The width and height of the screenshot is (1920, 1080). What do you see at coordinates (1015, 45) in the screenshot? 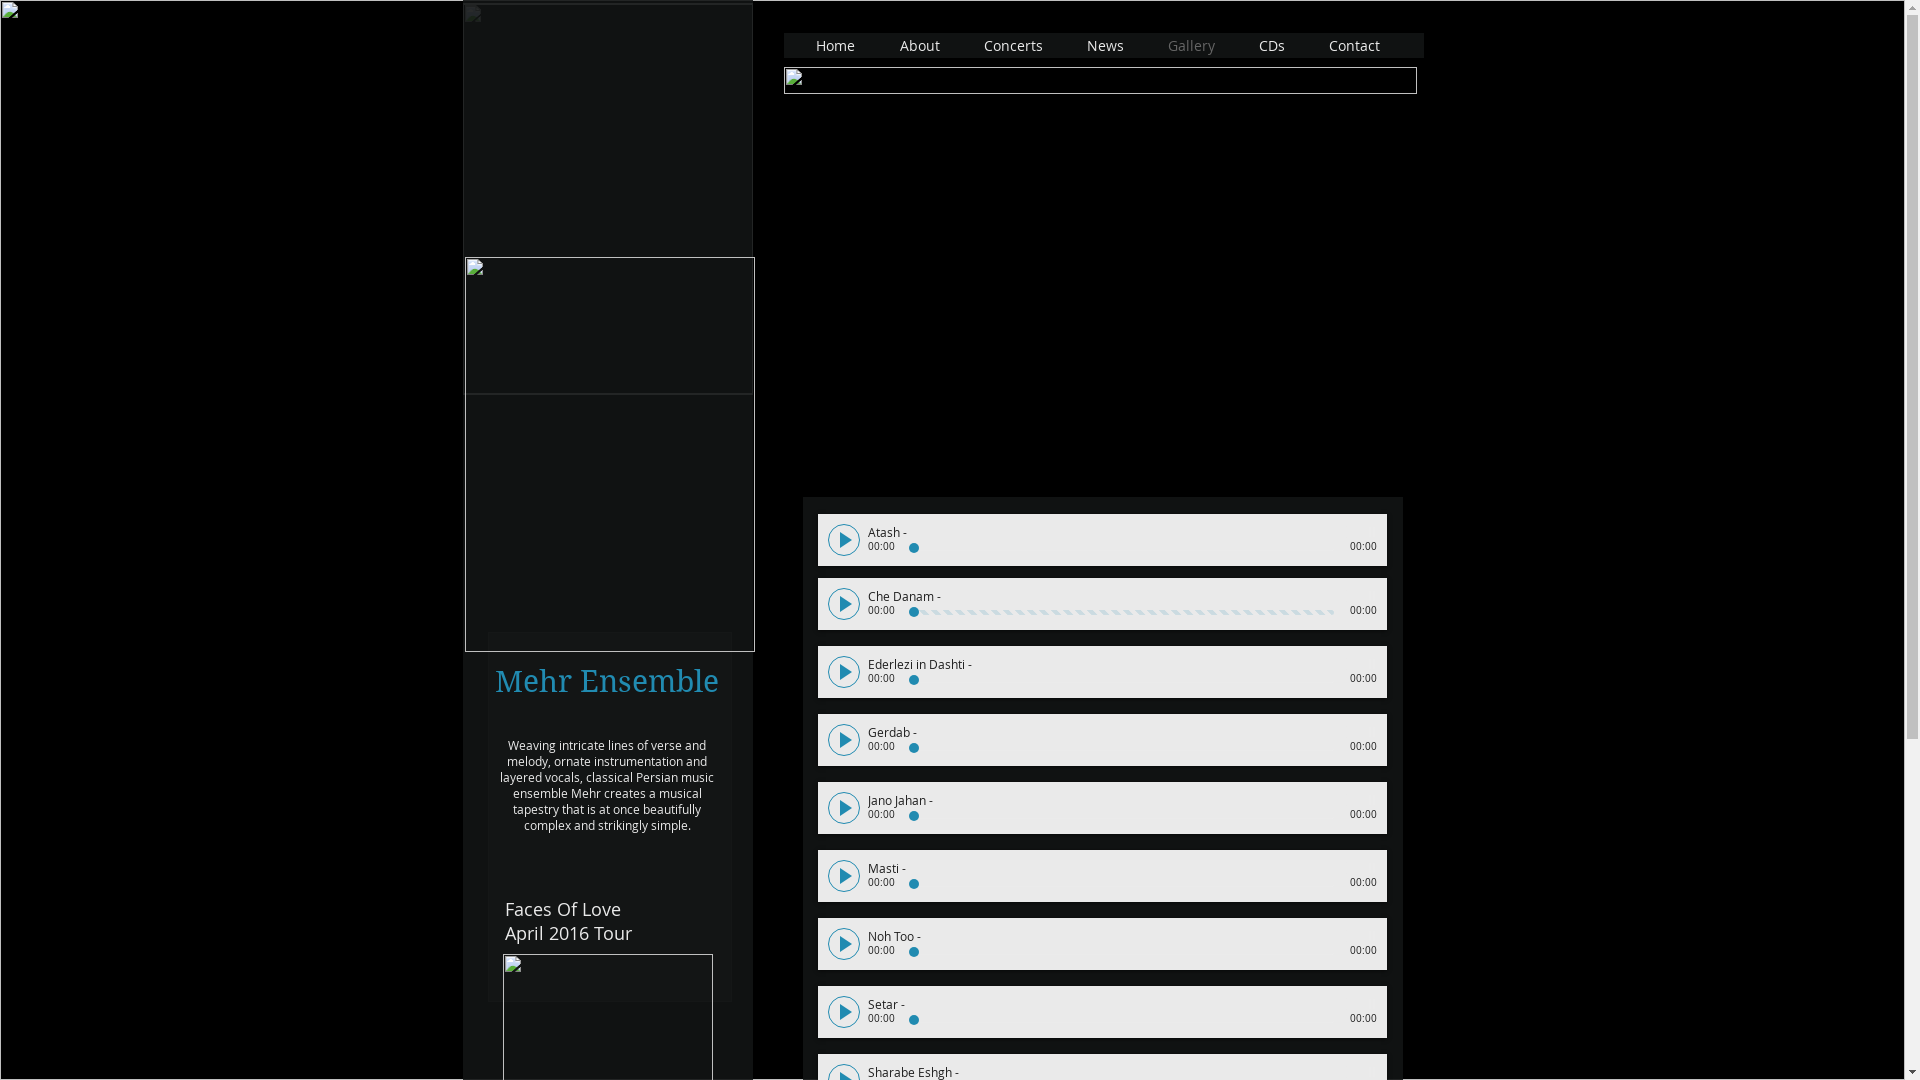
I see `'Concerts'` at bounding box center [1015, 45].